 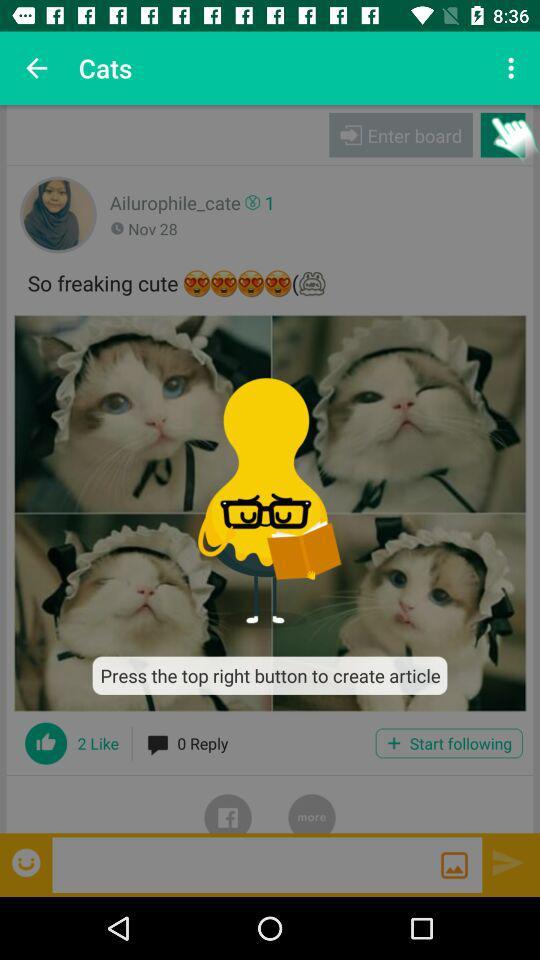 What do you see at coordinates (449, 742) in the screenshot?
I see `item to the right of 0 reply` at bounding box center [449, 742].